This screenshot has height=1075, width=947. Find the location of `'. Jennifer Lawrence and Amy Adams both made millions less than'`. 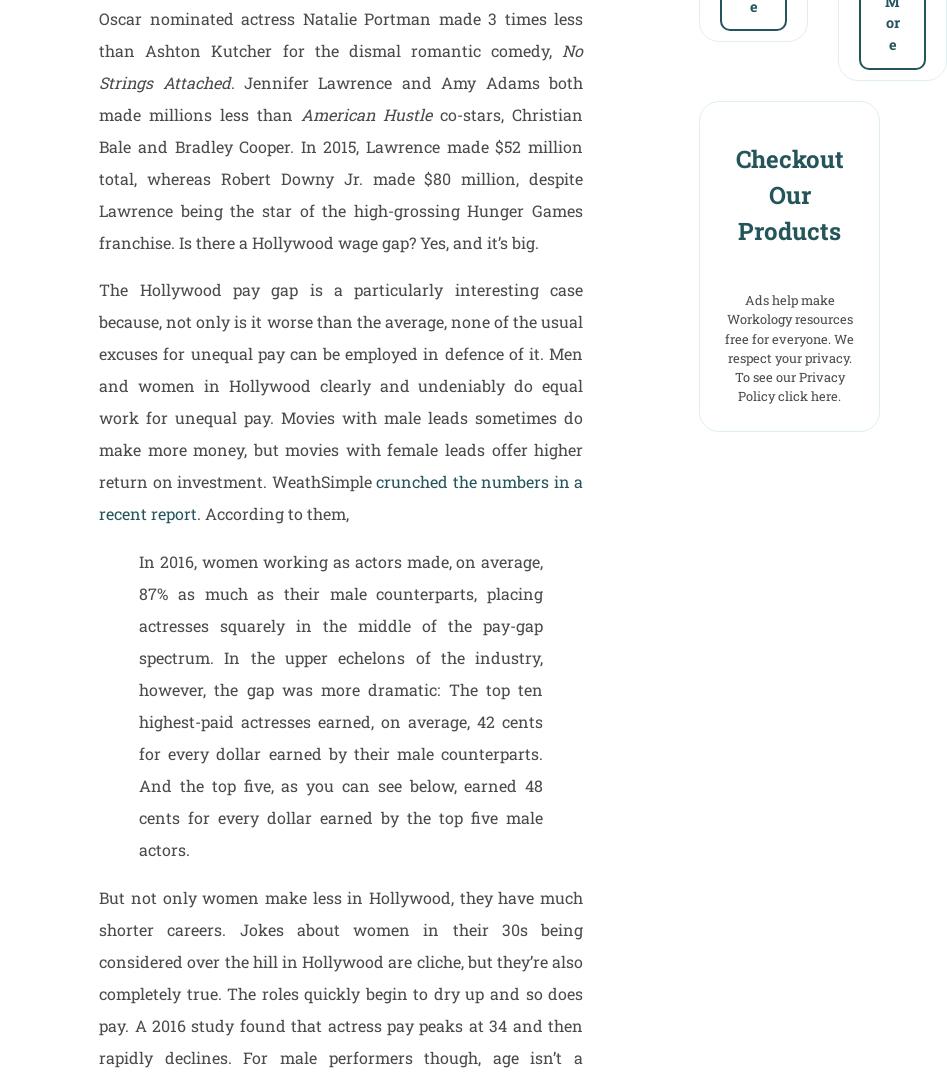

'. Jennifer Lawrence and Amy Adams both made millions less than' is located at coordinates (340, 97).